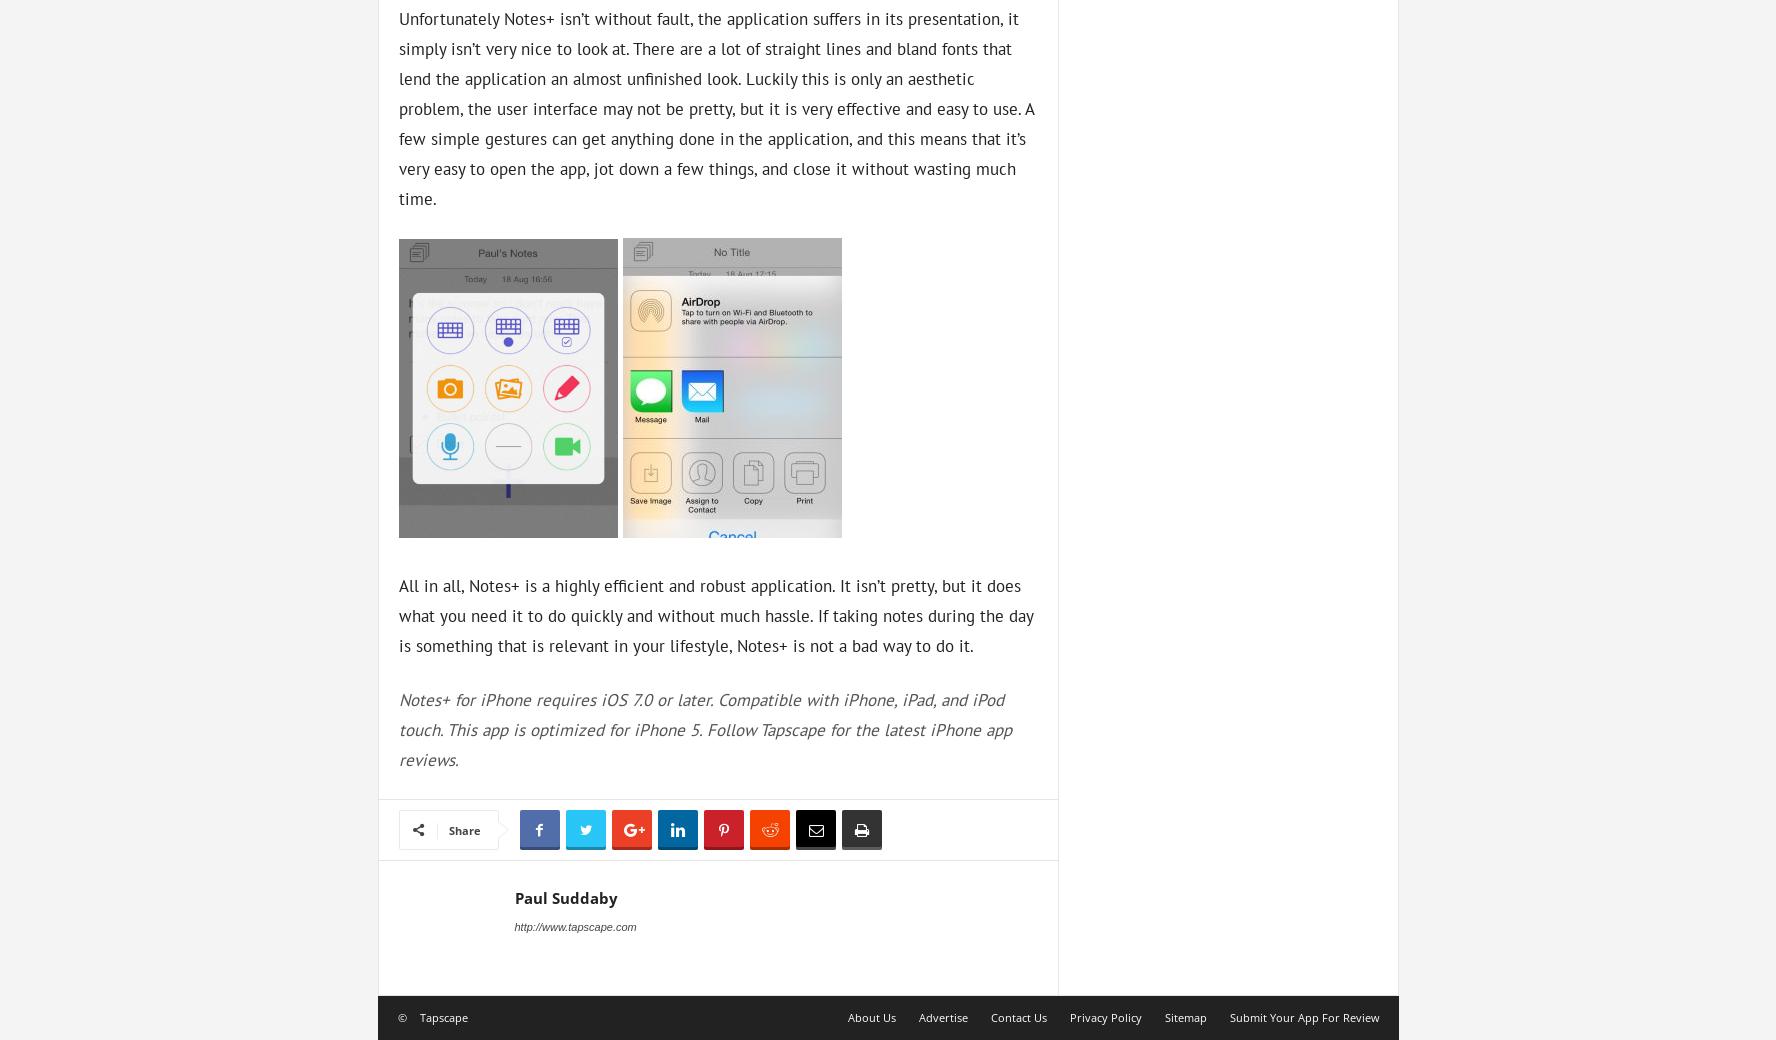 The height and width of the screenshot is (1040, 1776). What do you see at coordinates (398, 106) in the screenshot?
I see `'Unfortunately Notes+ isn’t without fault, the application suffers in its presentation, it simply isn’t very nice to look at. There are a lot of straight lines and bland fonts that lend the application an almost unfinished look. Luckily this is only an aesthetic problem, the user interface may not be pretty, but it is very effective and easy to use. A few simple gestures can get anything done in the application, and this means that it’s very easy to open the app, jot down a few things, and close it without wasting much time.'` at bounding box center [398, 106].